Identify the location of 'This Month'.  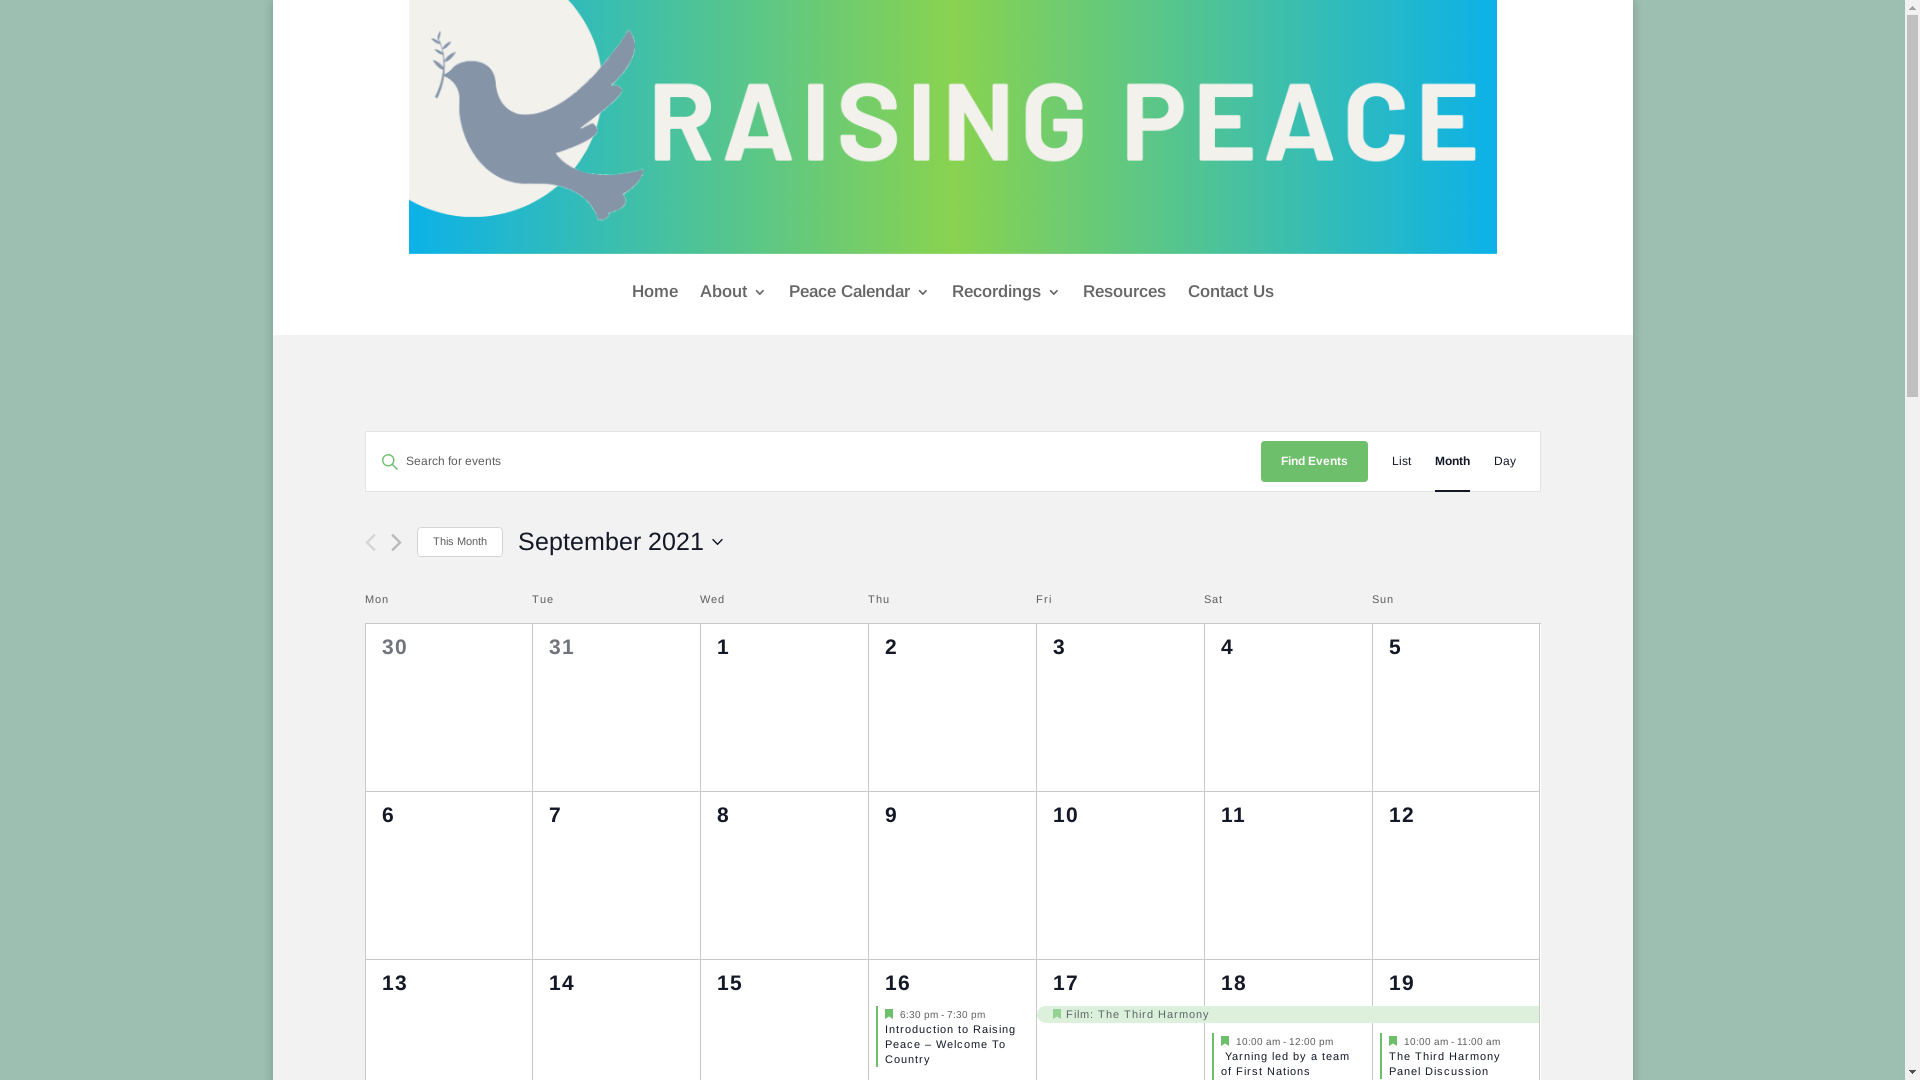
(458, 541).